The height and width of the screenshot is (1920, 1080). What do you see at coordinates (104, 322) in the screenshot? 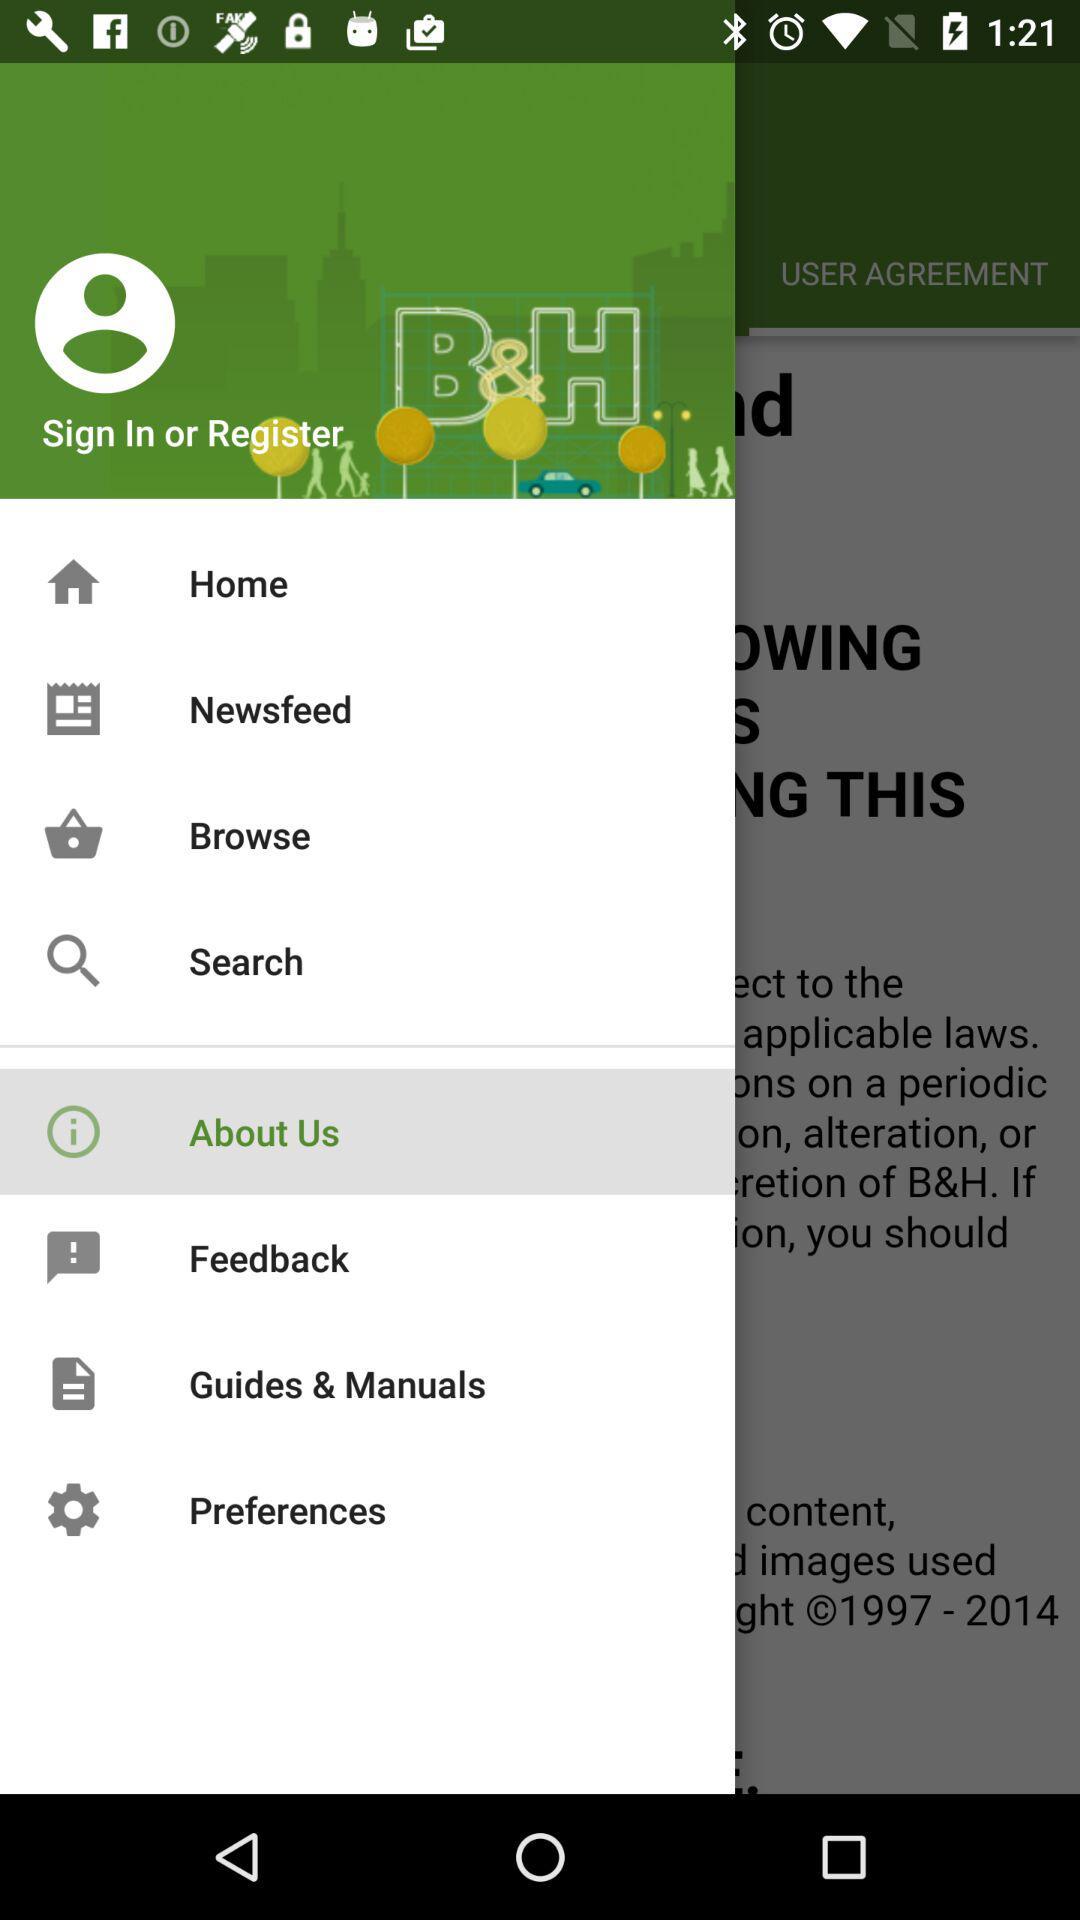
I see `user image` at bounding box center [104, 322].